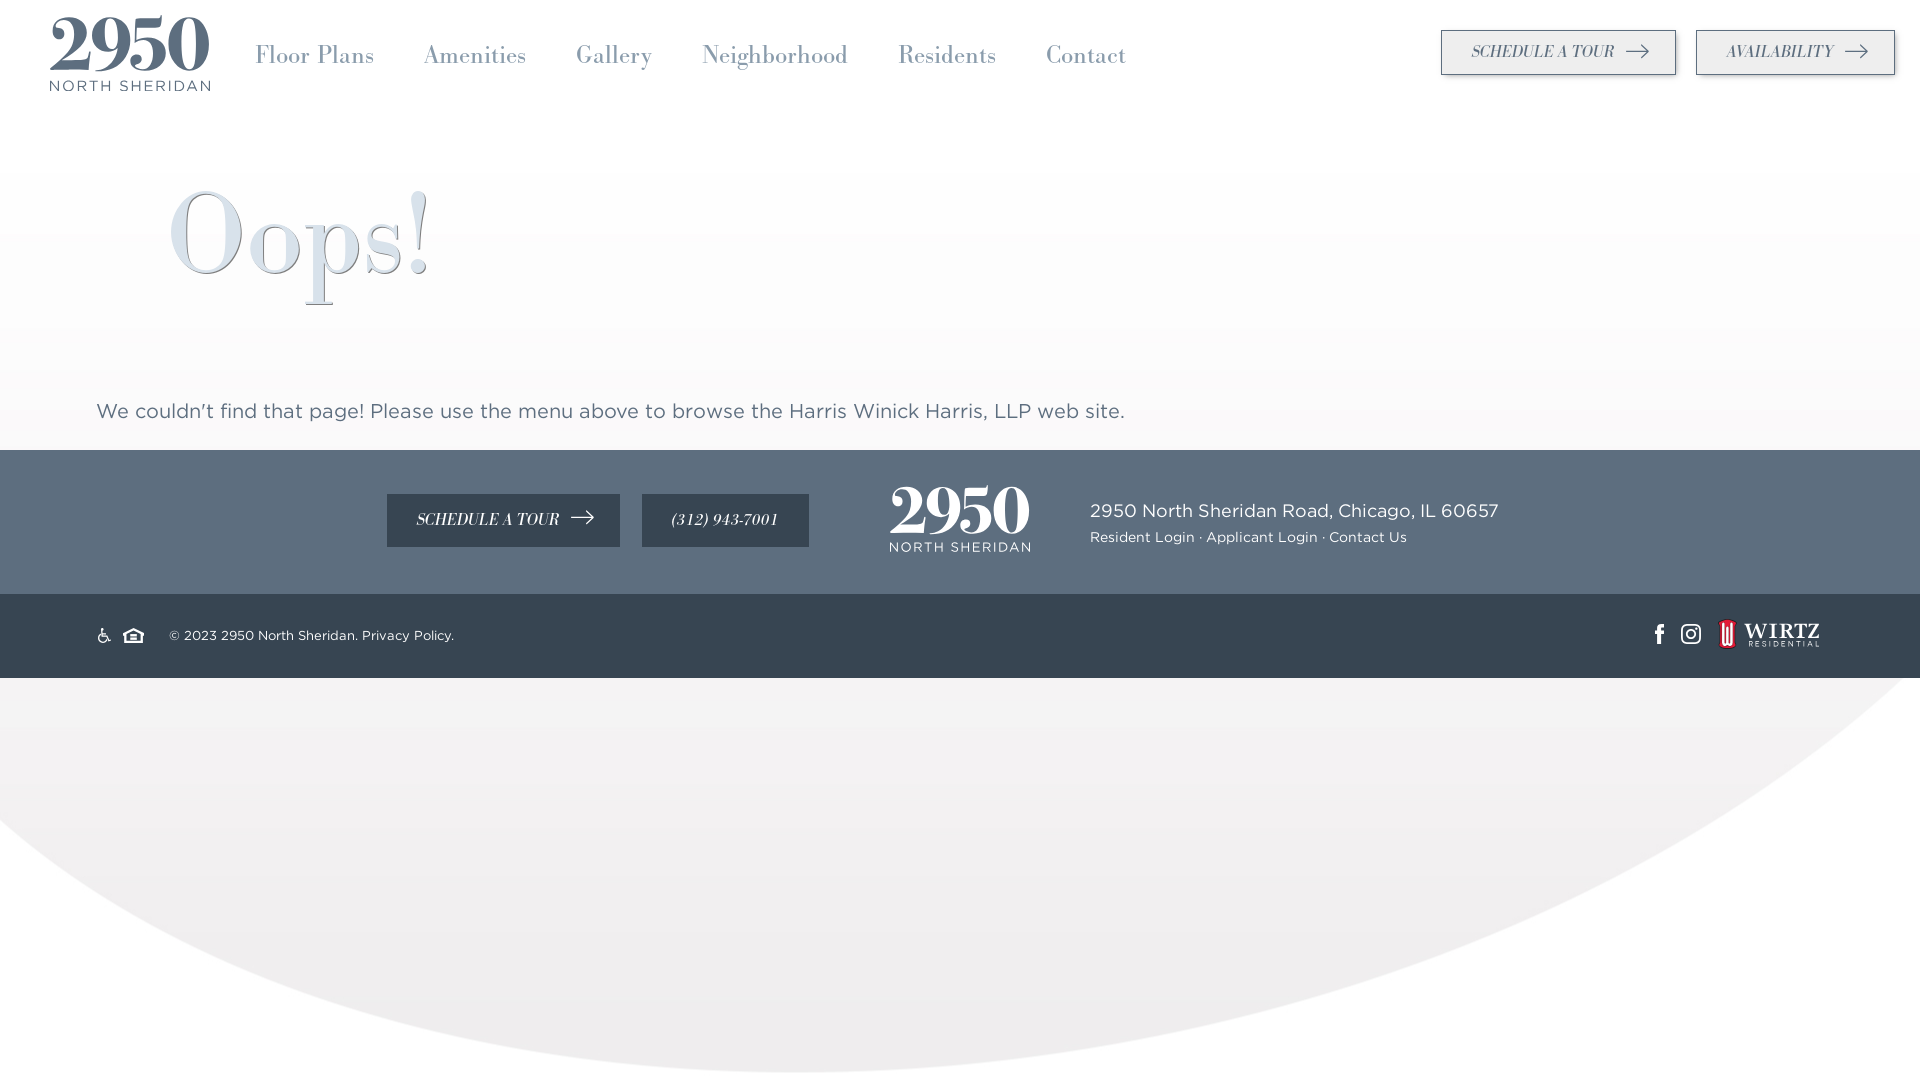 This screenshot has height=1080, width=1920. I want to click on '2950 North Sheridan Road, Chicago, IL 60657', so click(1294, 509).